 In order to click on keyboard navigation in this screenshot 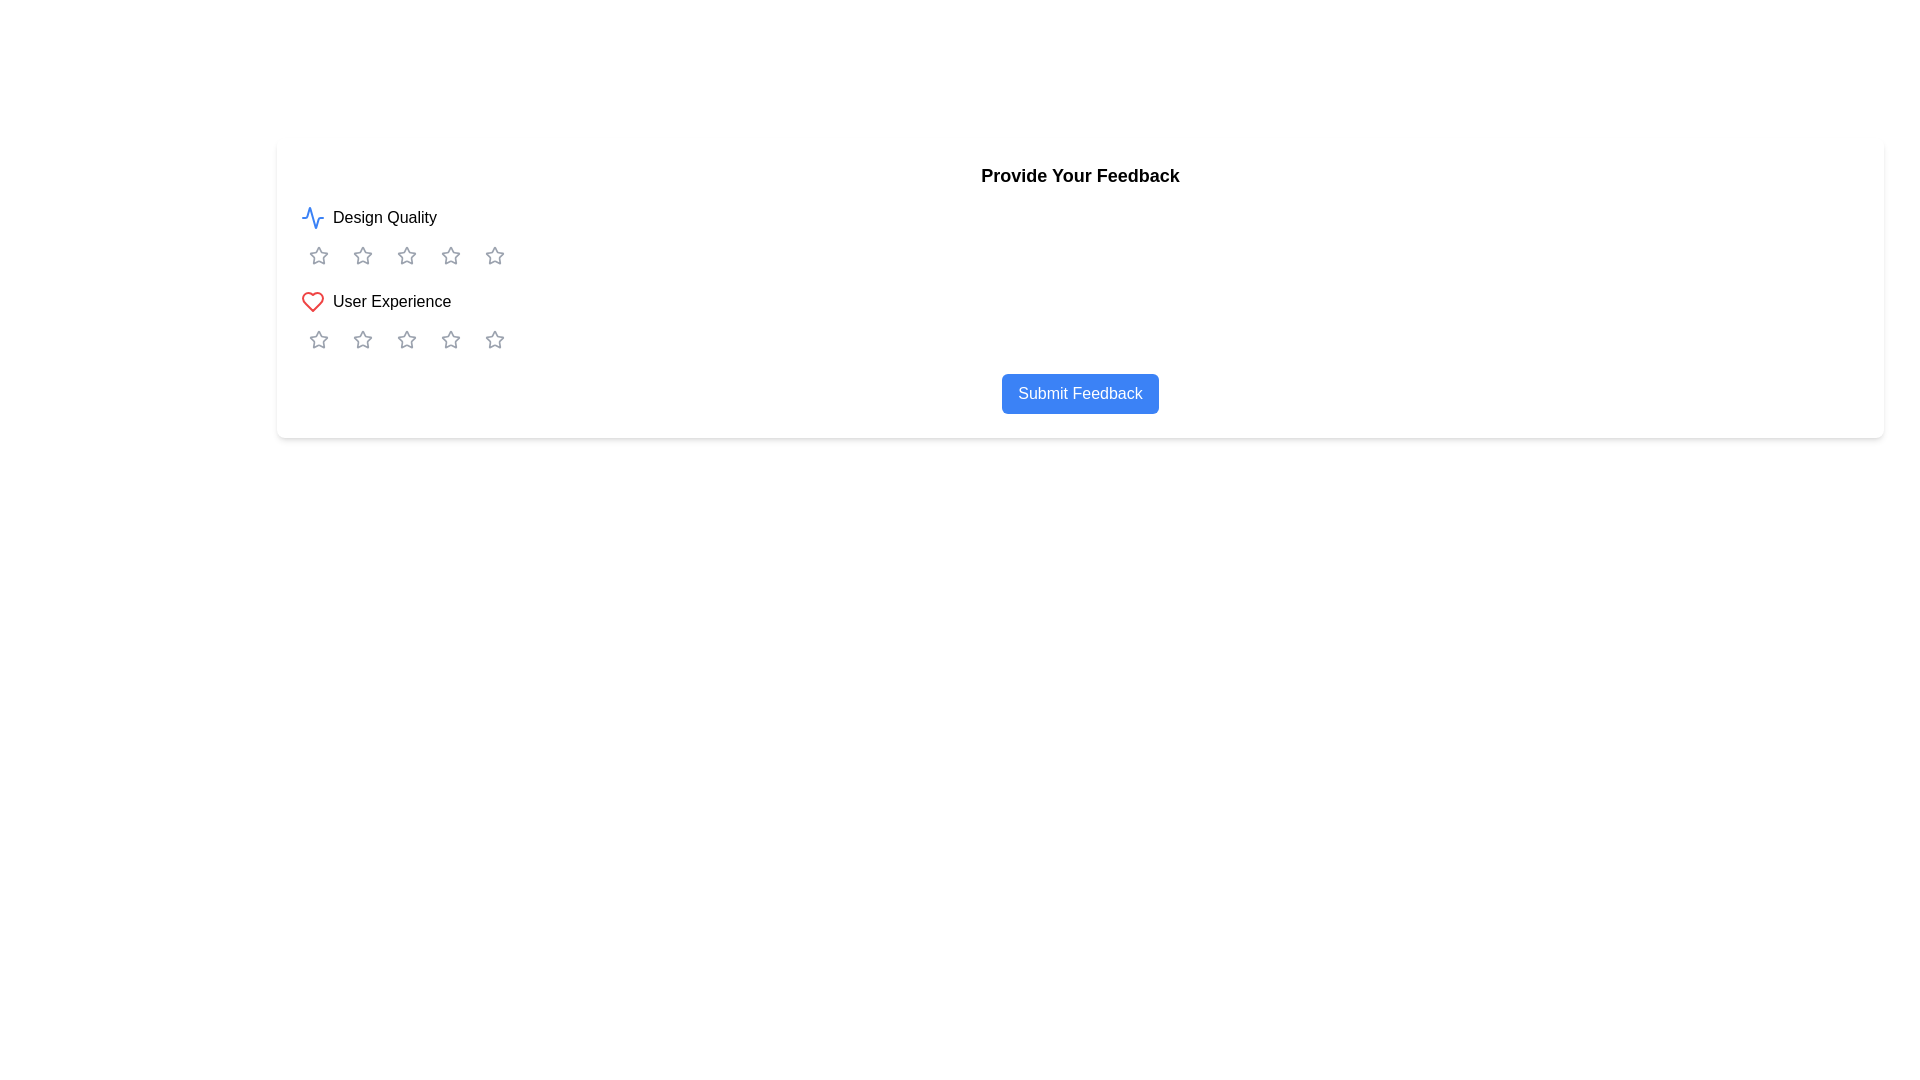, I will do `click(406, 254)`.